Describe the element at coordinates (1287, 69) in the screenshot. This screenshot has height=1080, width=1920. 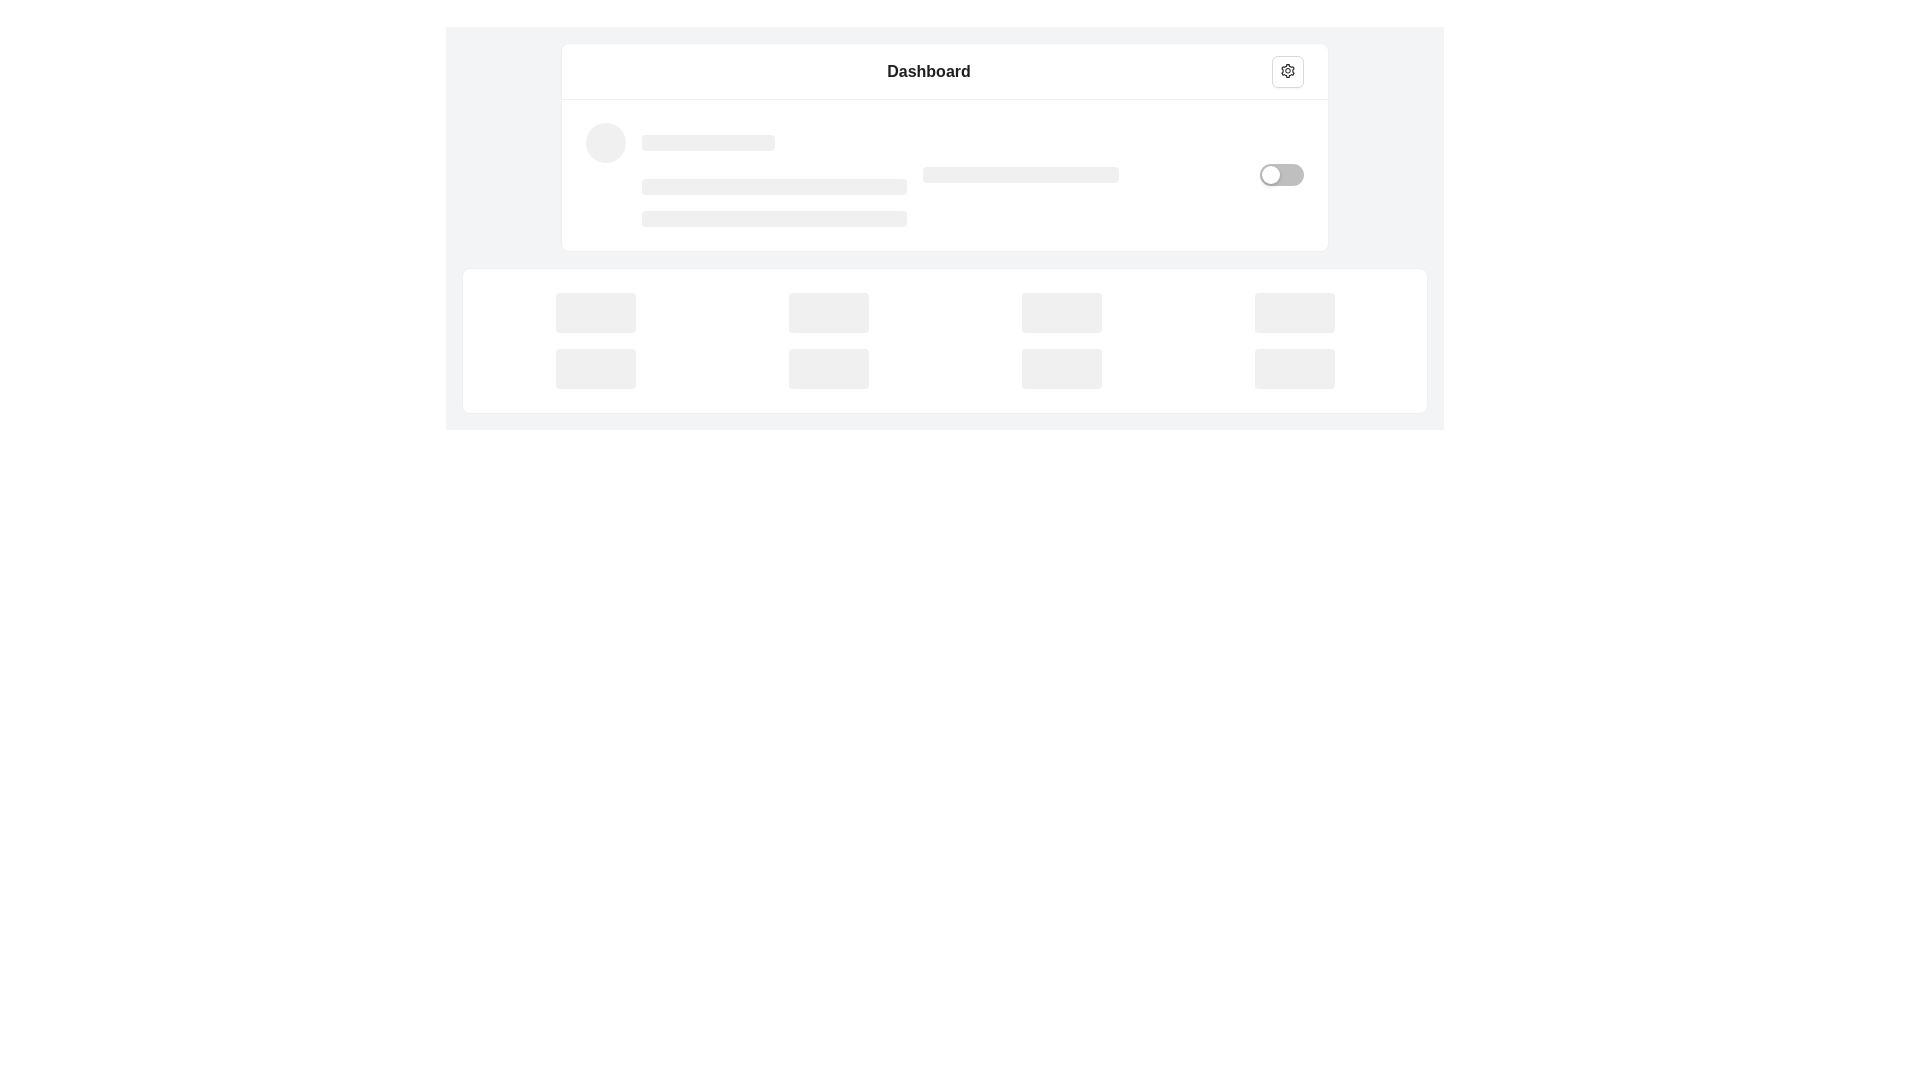
I see `the gear-shaped icon in the header section` at that location.